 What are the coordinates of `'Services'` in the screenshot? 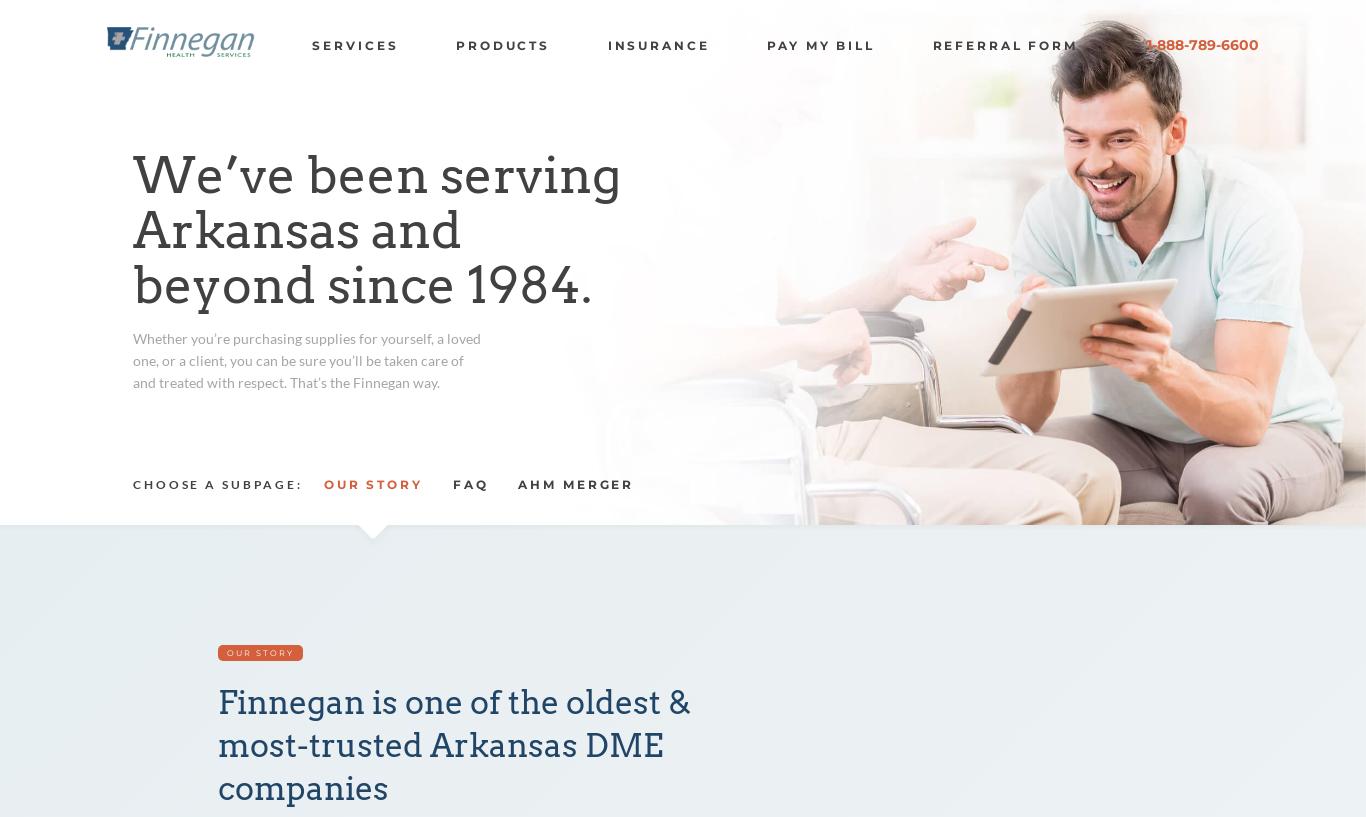 It's located at (354, 43).